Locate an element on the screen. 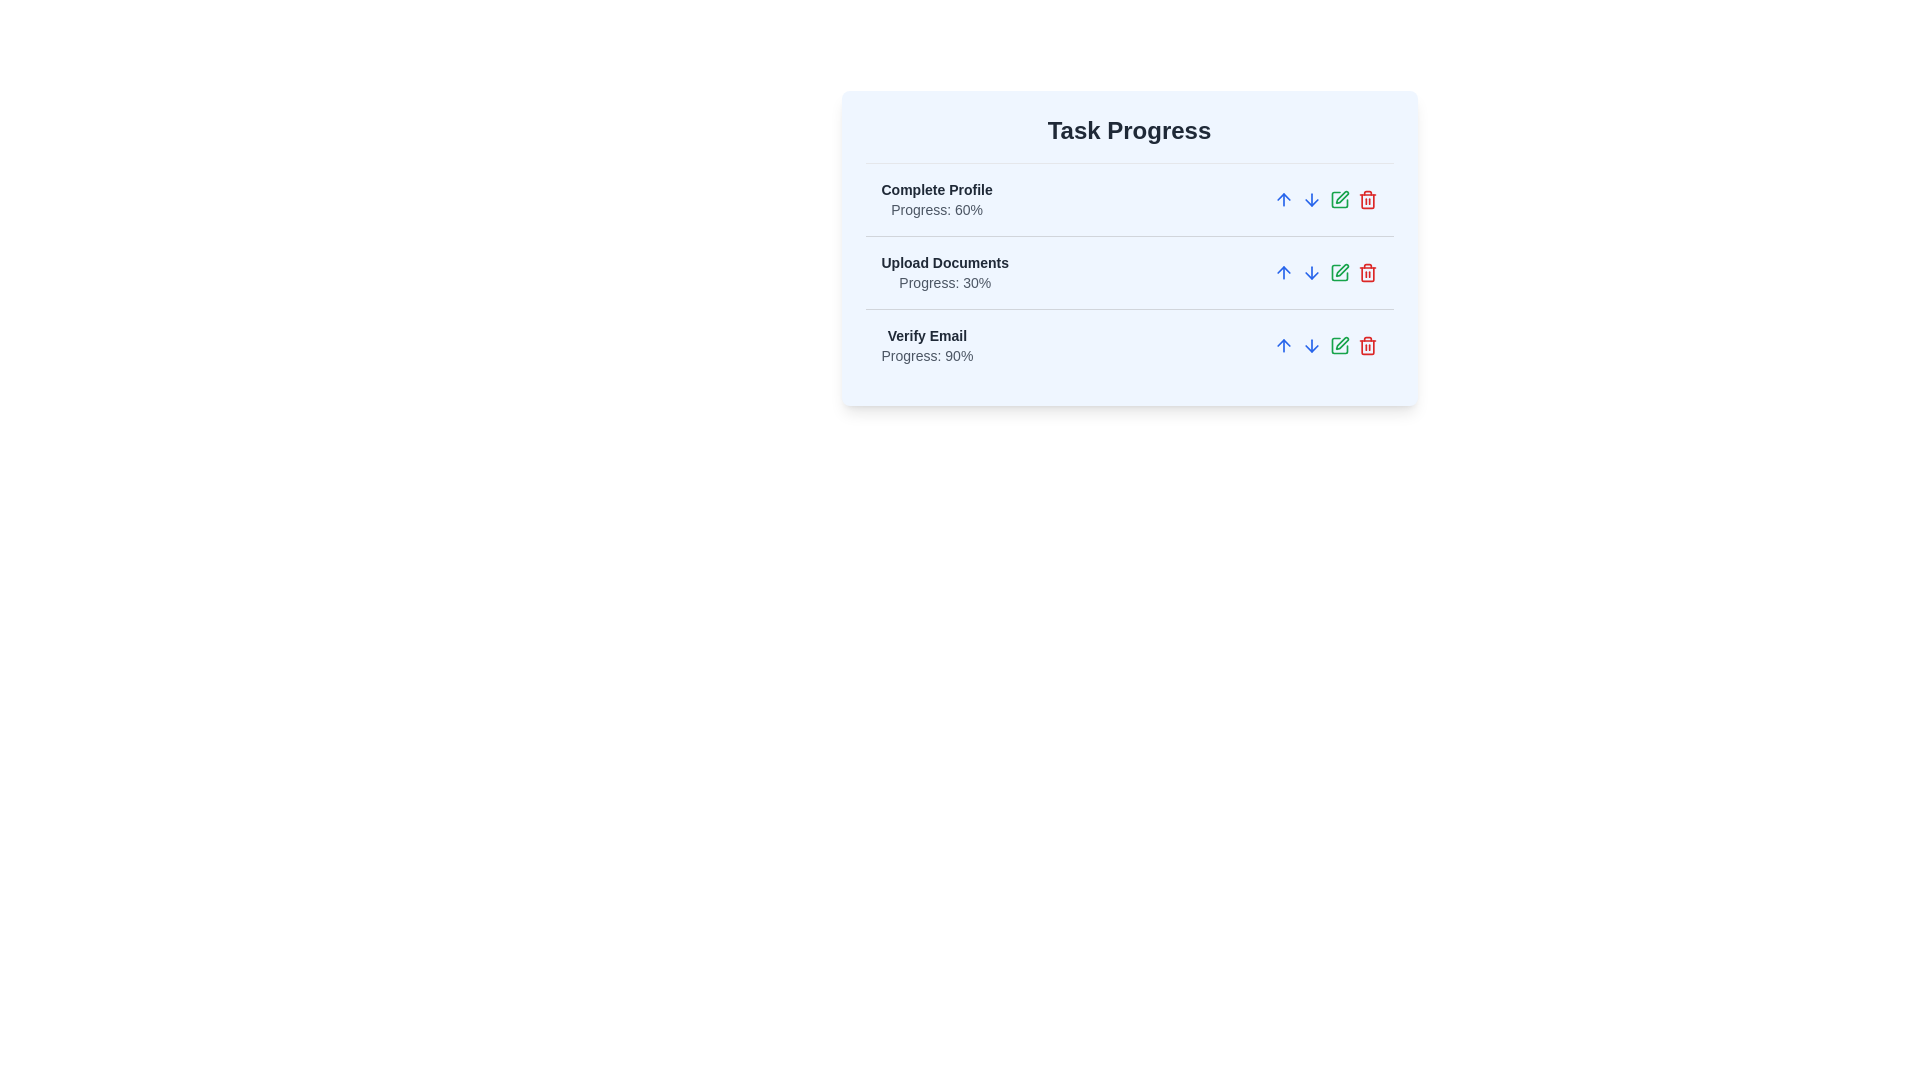 This screenshot has width=1920, height=1080. the third interactive icon to the right in the horizontal sequence of action buttons for 'Upload Documents' is located at coordinates (1339, 273).